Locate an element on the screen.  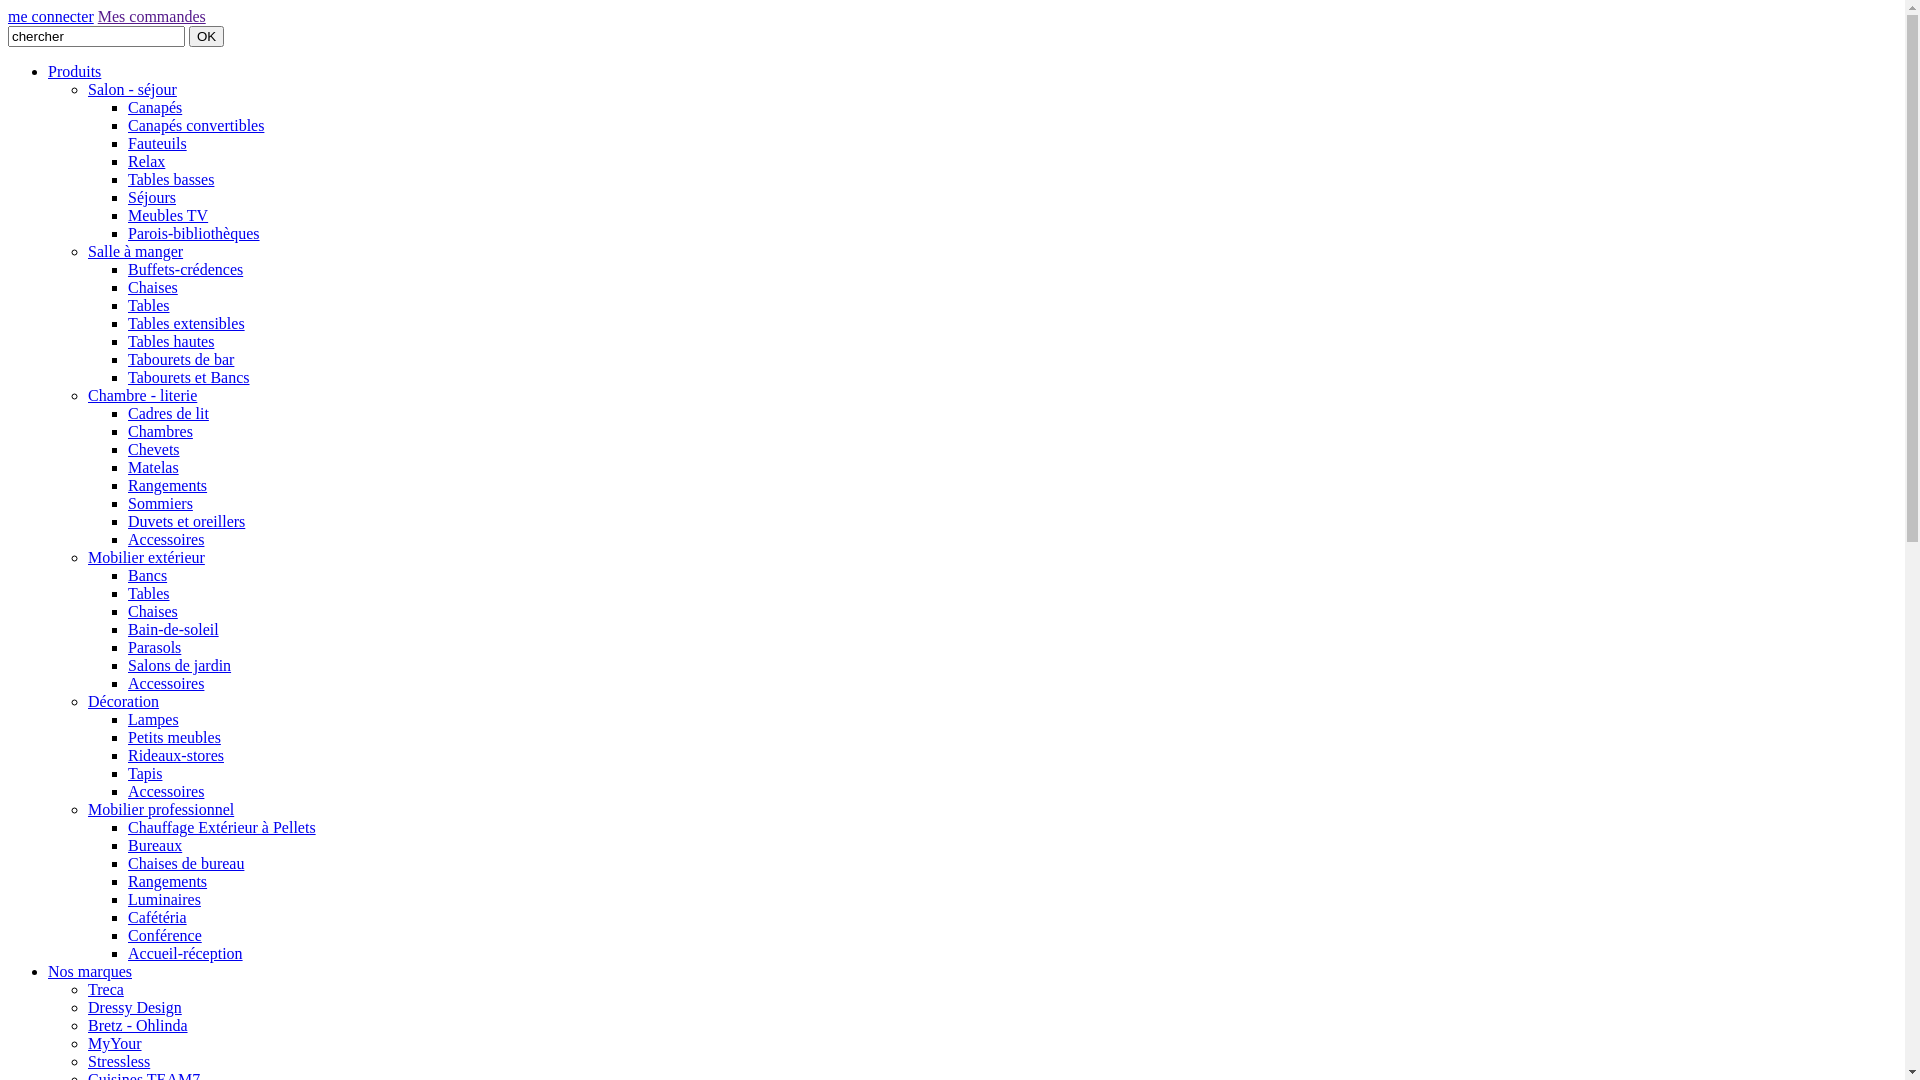
'Chevets' is located at coordinates (152, 448).